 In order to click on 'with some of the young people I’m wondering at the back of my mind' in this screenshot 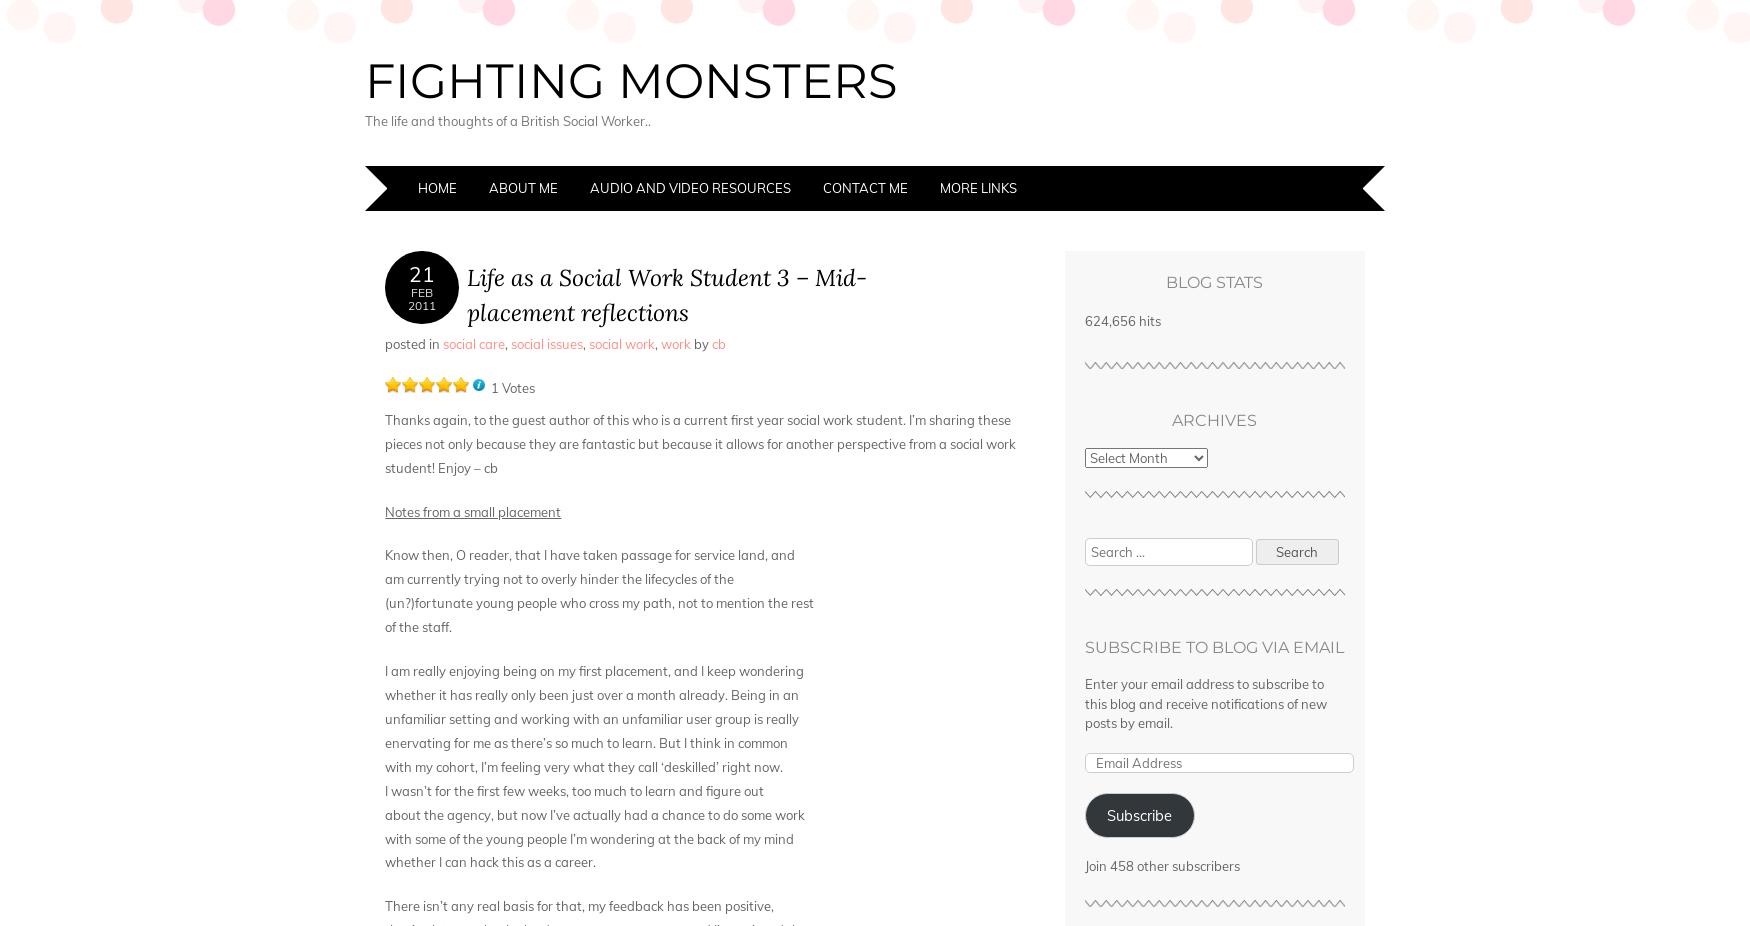, I will do `click(589, 838)`.